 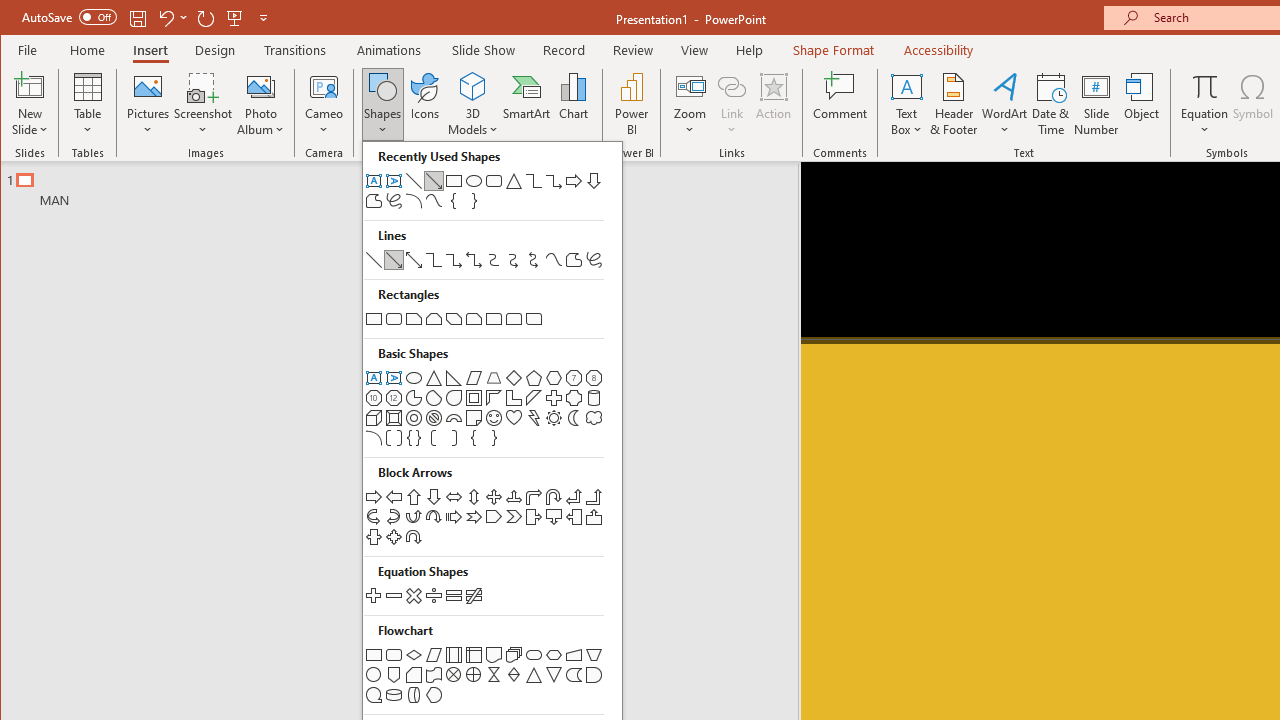 I want to click on 'Object...', so click(x=1142, y=104).